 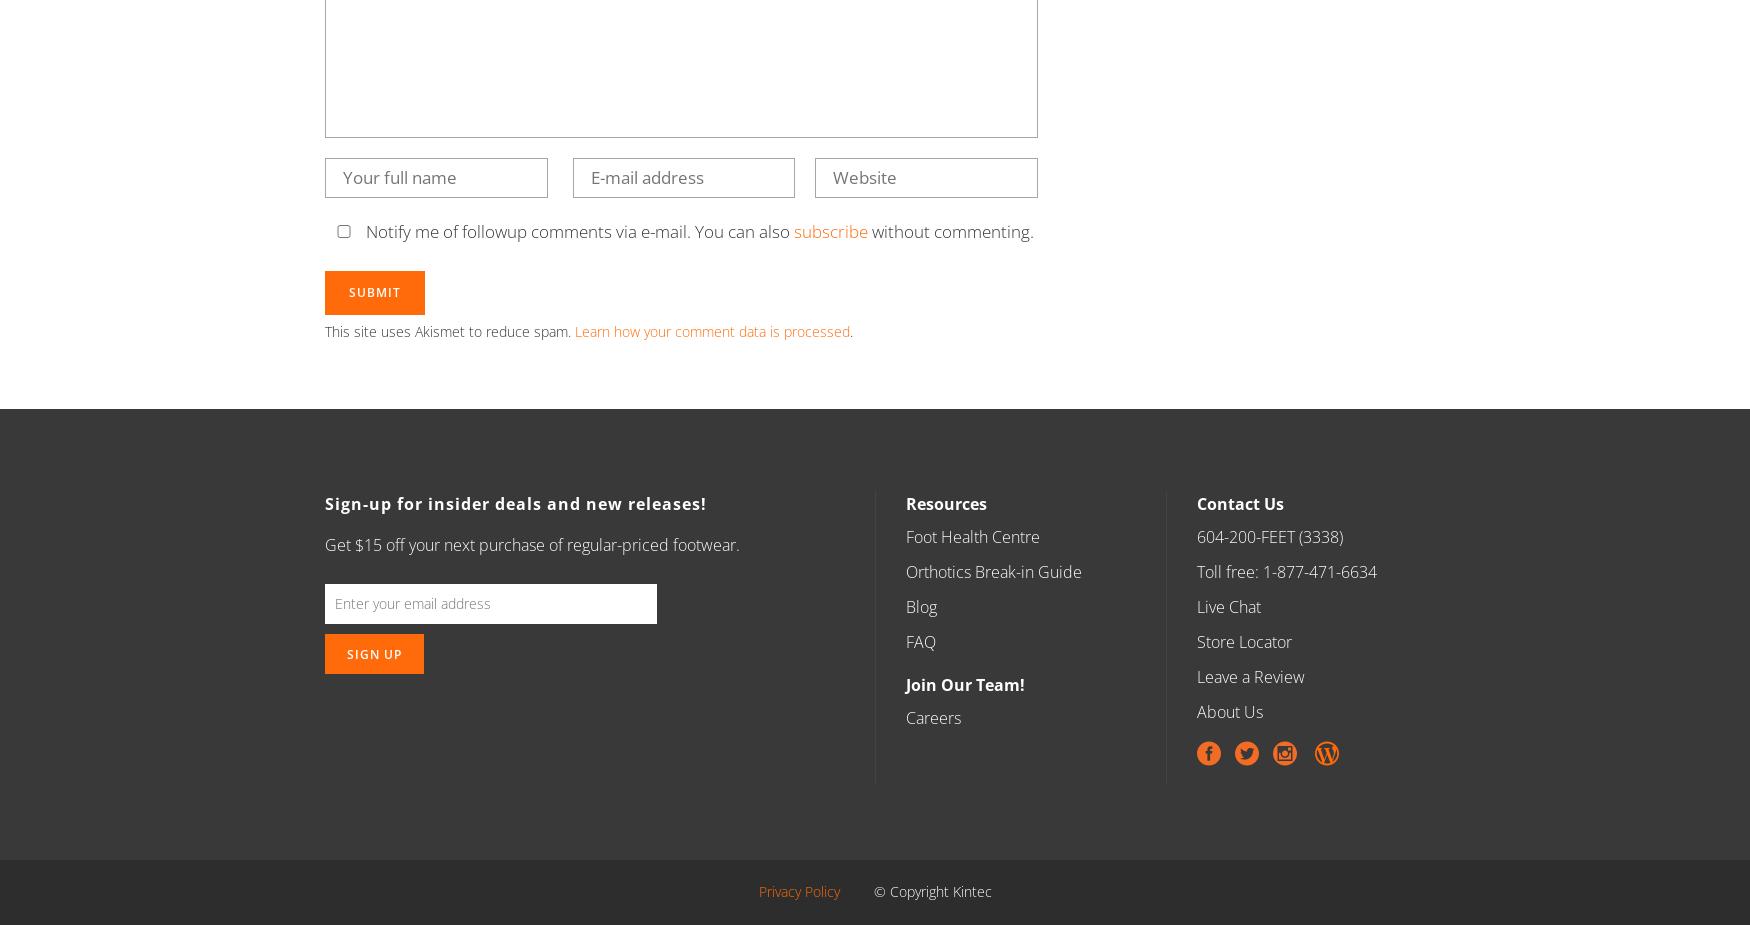 What do you see at coordinates (1239, 503) in the screenshot?
I see `'Contact Us'` at bounding box center [1239, 503].